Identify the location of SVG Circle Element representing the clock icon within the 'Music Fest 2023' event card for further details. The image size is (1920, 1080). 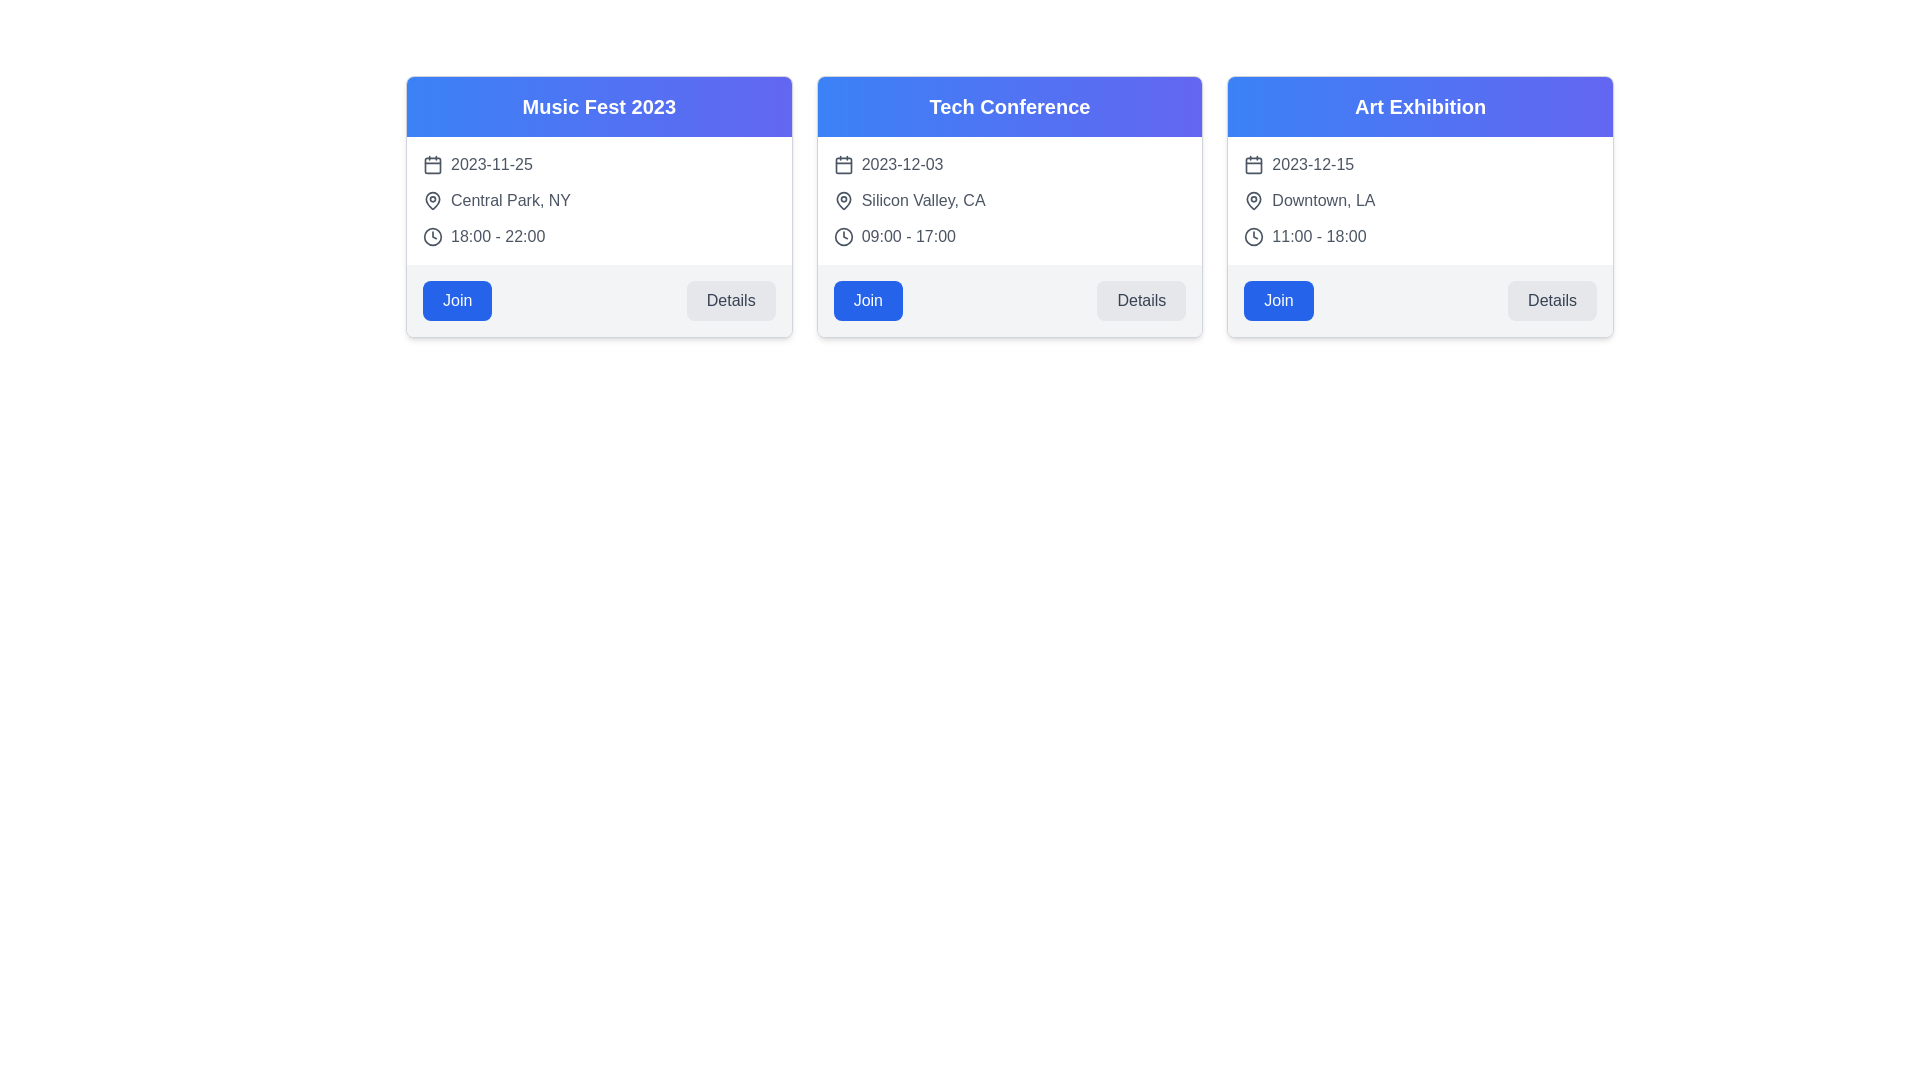
(431, 235).